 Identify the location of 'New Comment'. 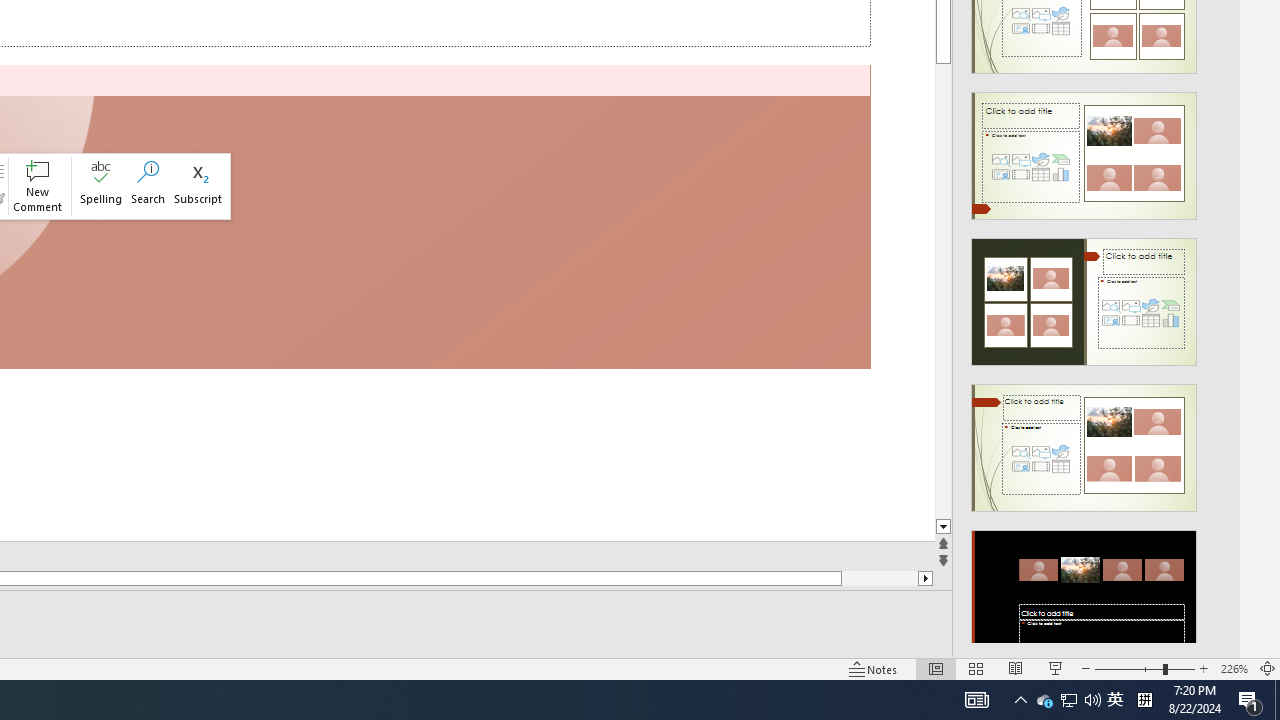
(37, 186).